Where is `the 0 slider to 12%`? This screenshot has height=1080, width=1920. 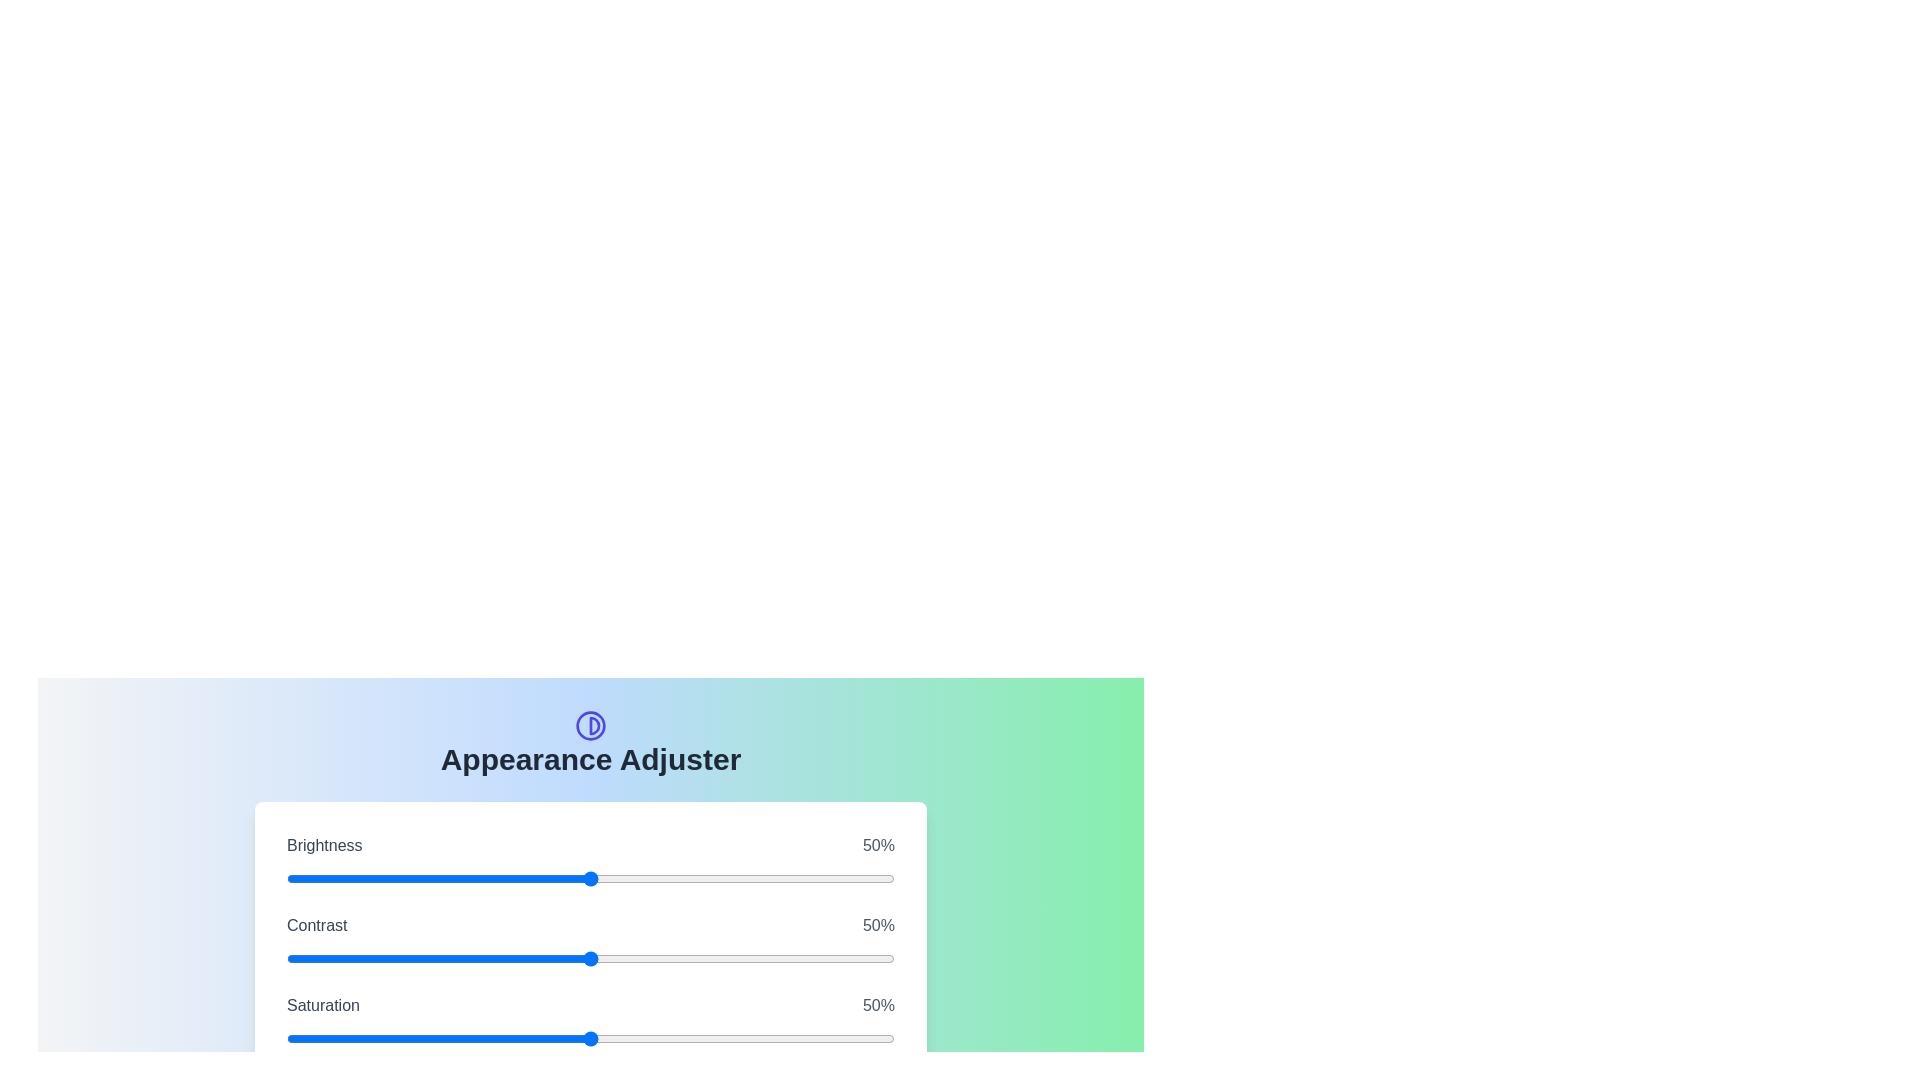
the 0 slider to 12% is located at coordinates (626, 878).